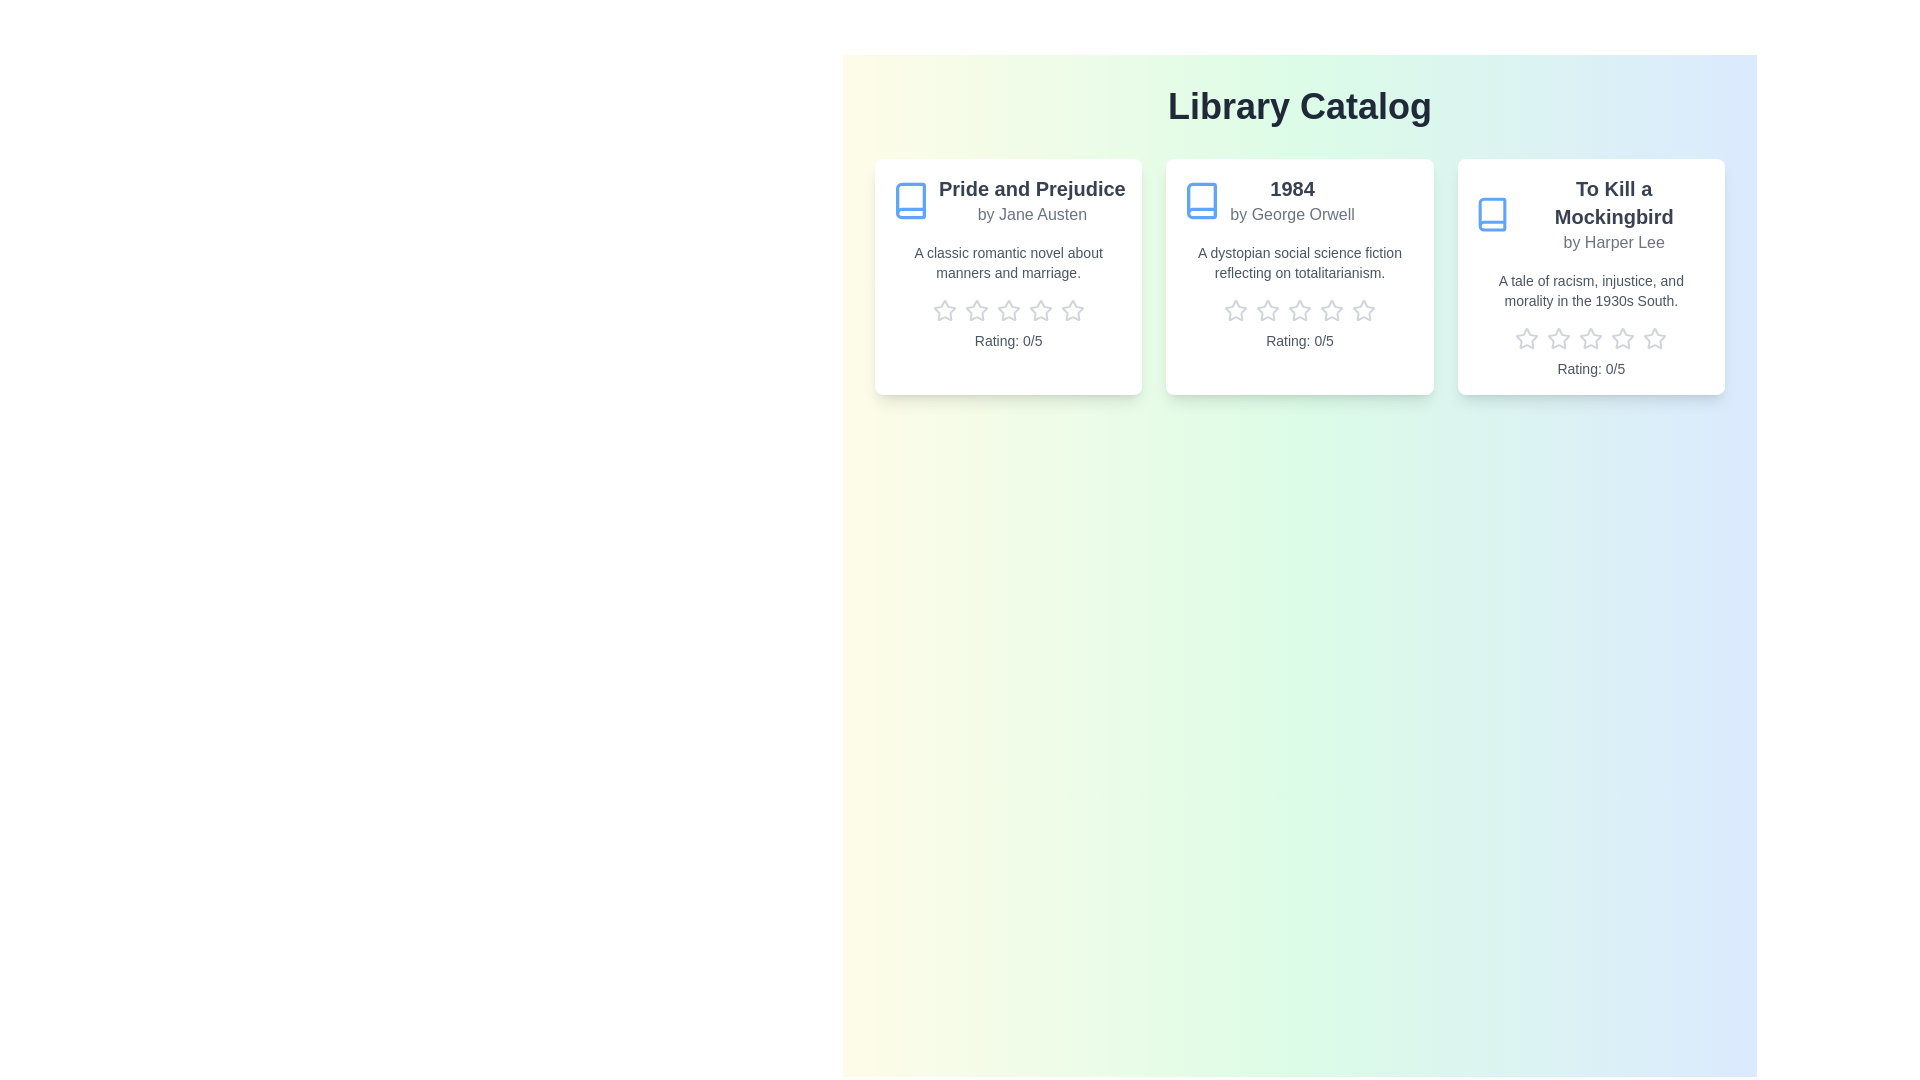 This screenshot has height=1080, width=1920. Describe the element at coordinates (1071, 311) in the screenshot. I see `the rating of the book 'Pride and Prejudice' to 5 stars by clicking the corresponding star` at that location.